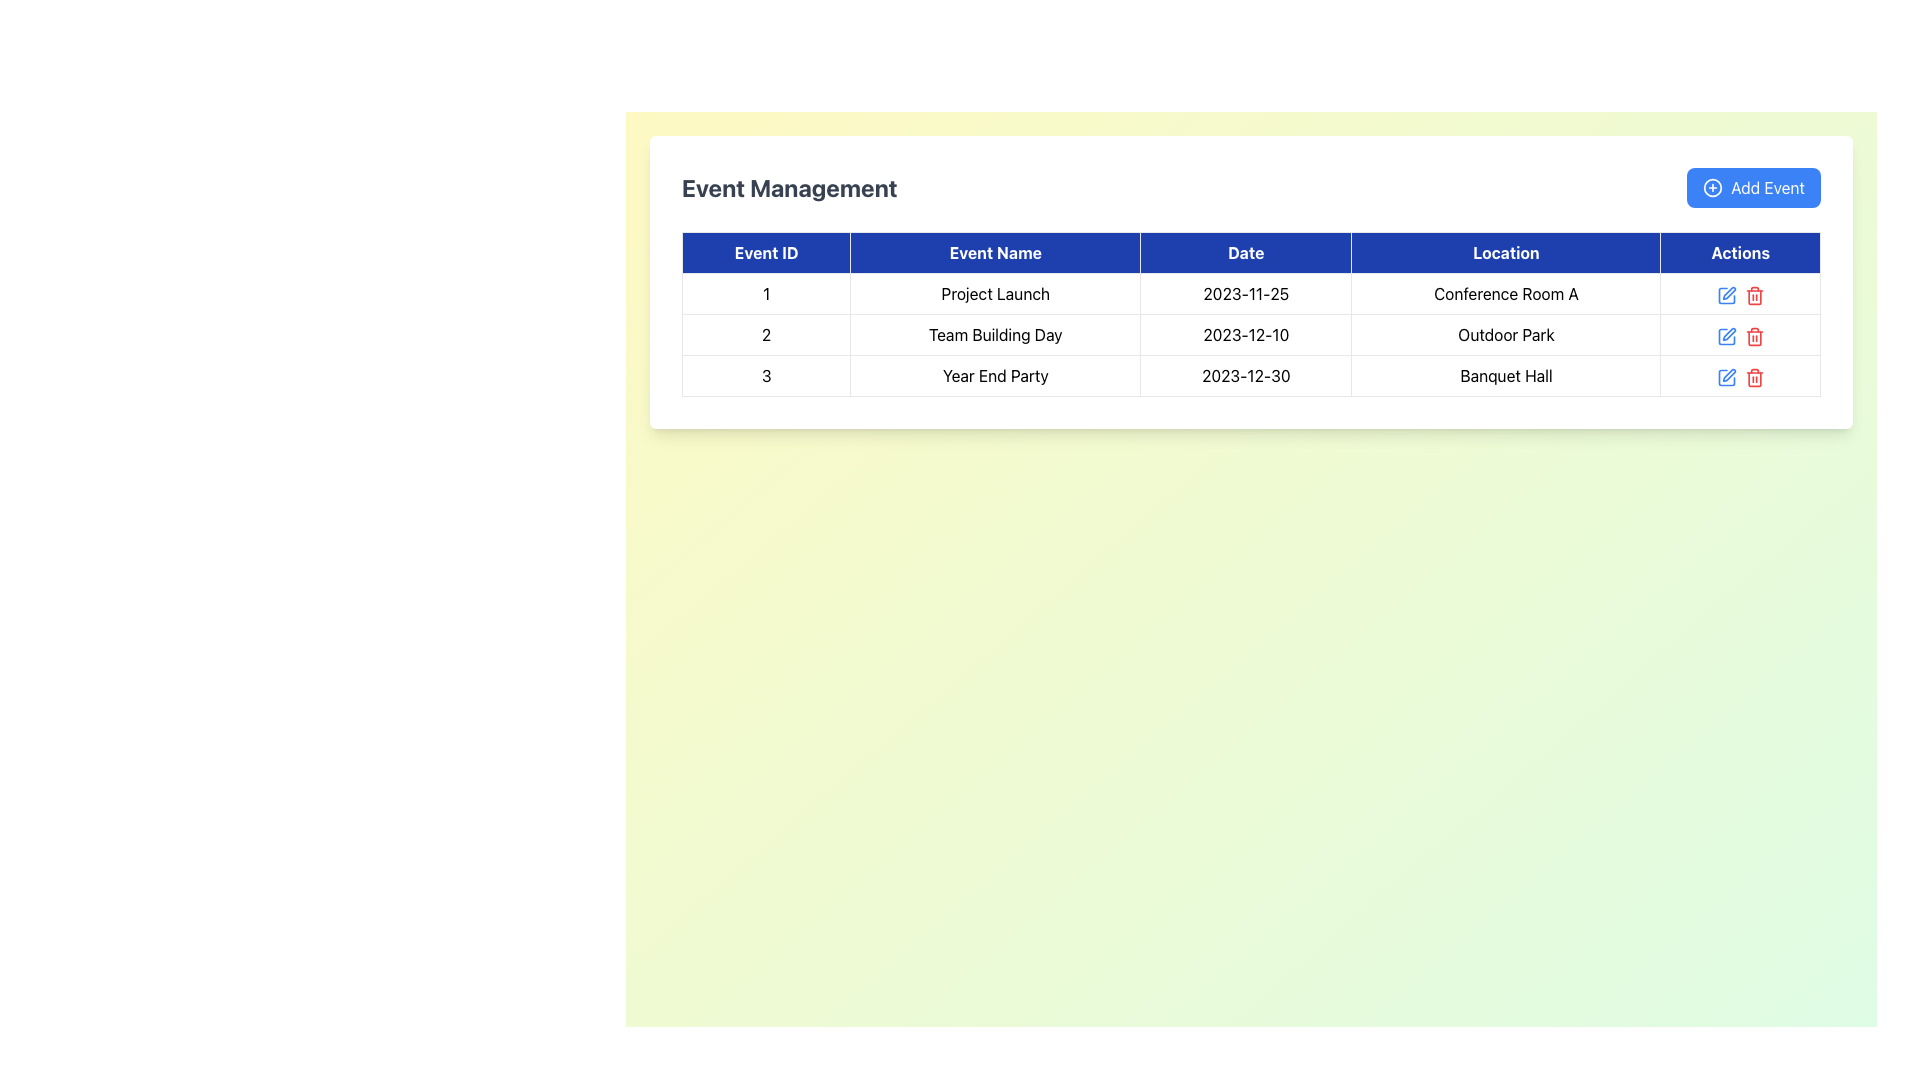 This screenshot has width=1920, height=1080. Describe the element at coordinates (1725, 295) in the screenshot. I see `the edit icon represented by a square with a pen crossing it, located in the actions column of the topmost row in the event management table` at that location.